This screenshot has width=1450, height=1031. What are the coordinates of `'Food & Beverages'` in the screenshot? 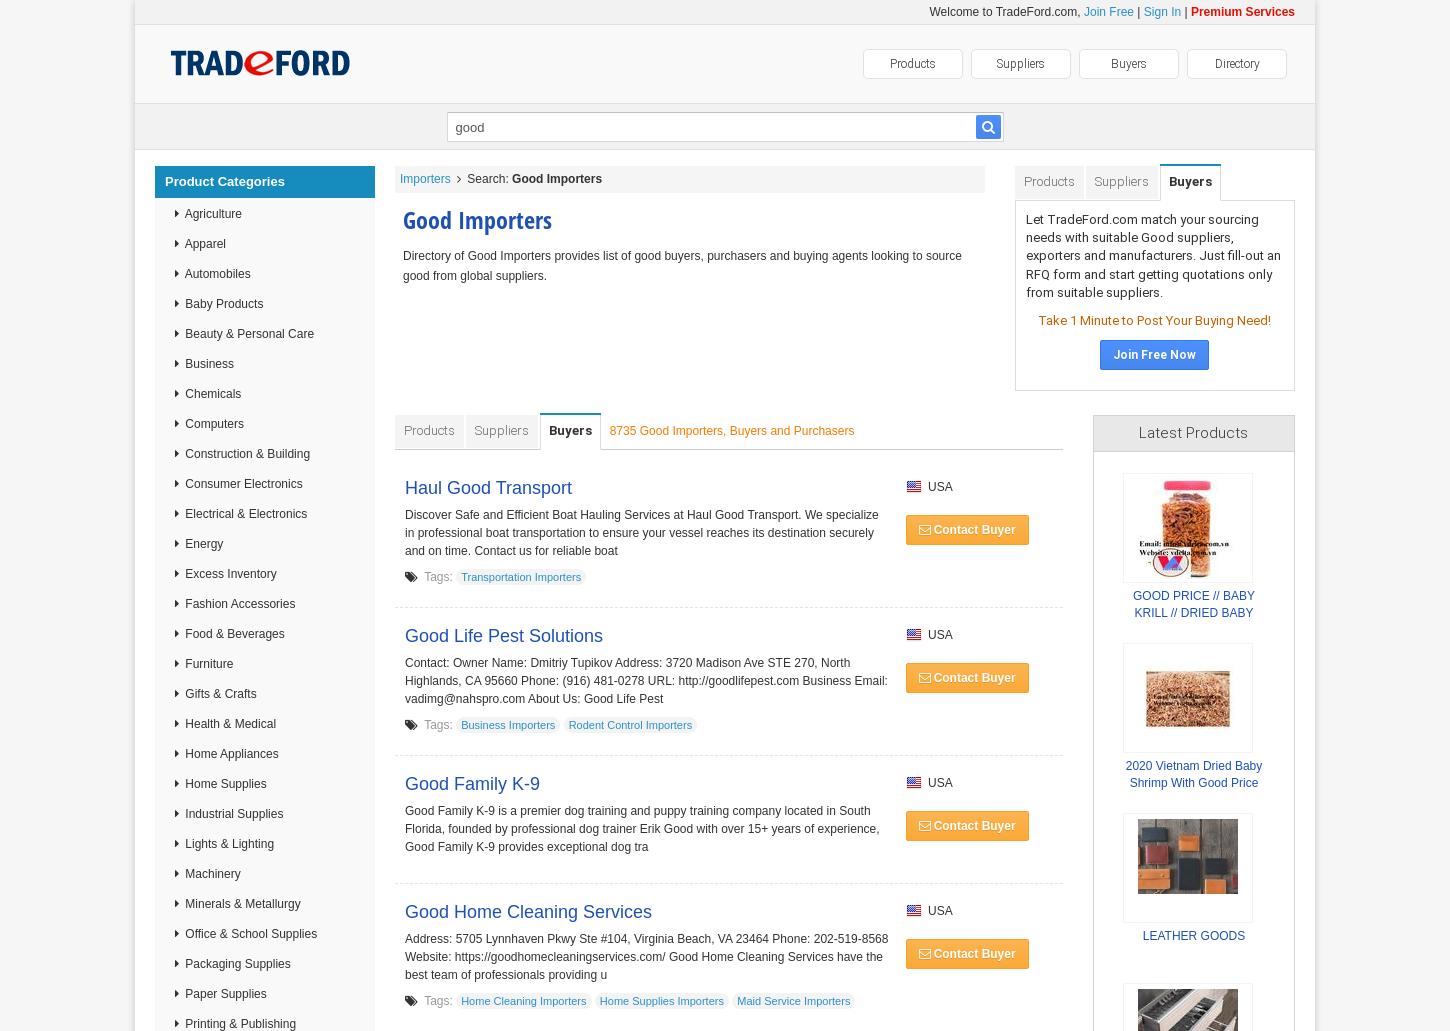 It's located at (232, 633).